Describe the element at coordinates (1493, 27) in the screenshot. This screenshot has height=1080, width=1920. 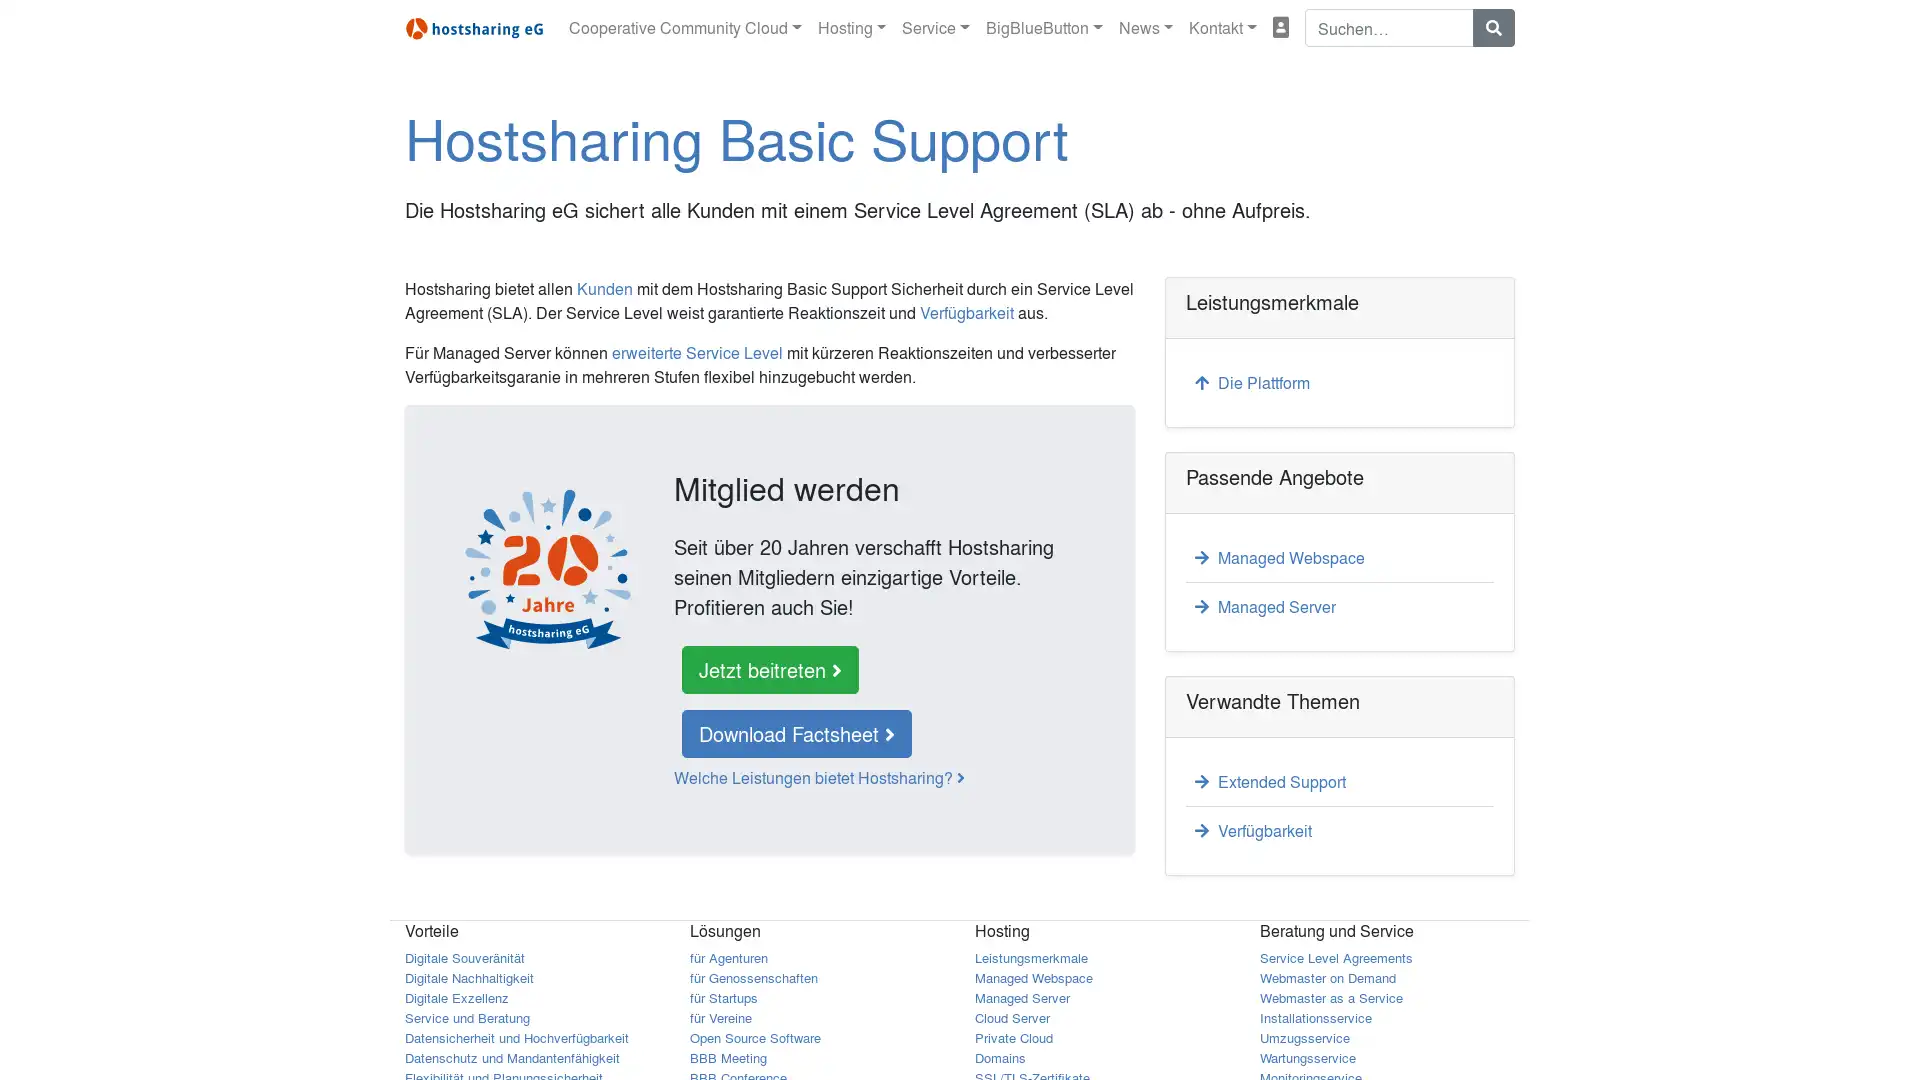
I see `Suchen` at that location.